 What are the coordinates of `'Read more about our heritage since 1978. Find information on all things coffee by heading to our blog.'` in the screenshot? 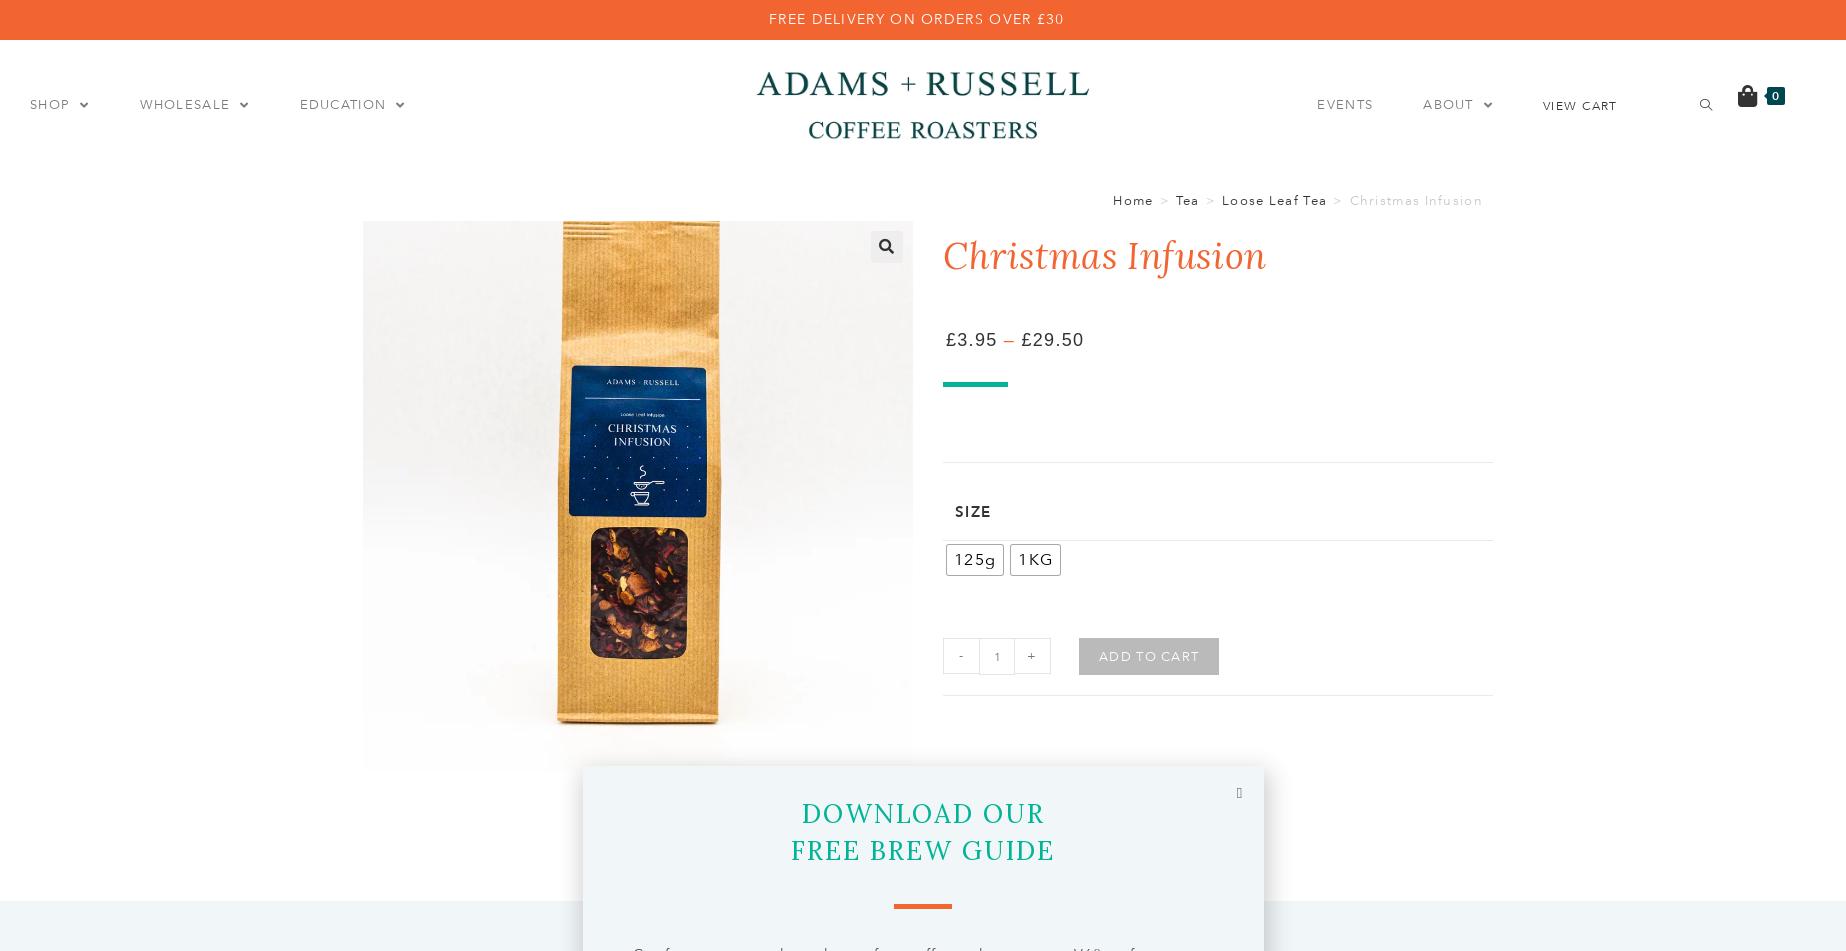 It's located at (1631, 201).